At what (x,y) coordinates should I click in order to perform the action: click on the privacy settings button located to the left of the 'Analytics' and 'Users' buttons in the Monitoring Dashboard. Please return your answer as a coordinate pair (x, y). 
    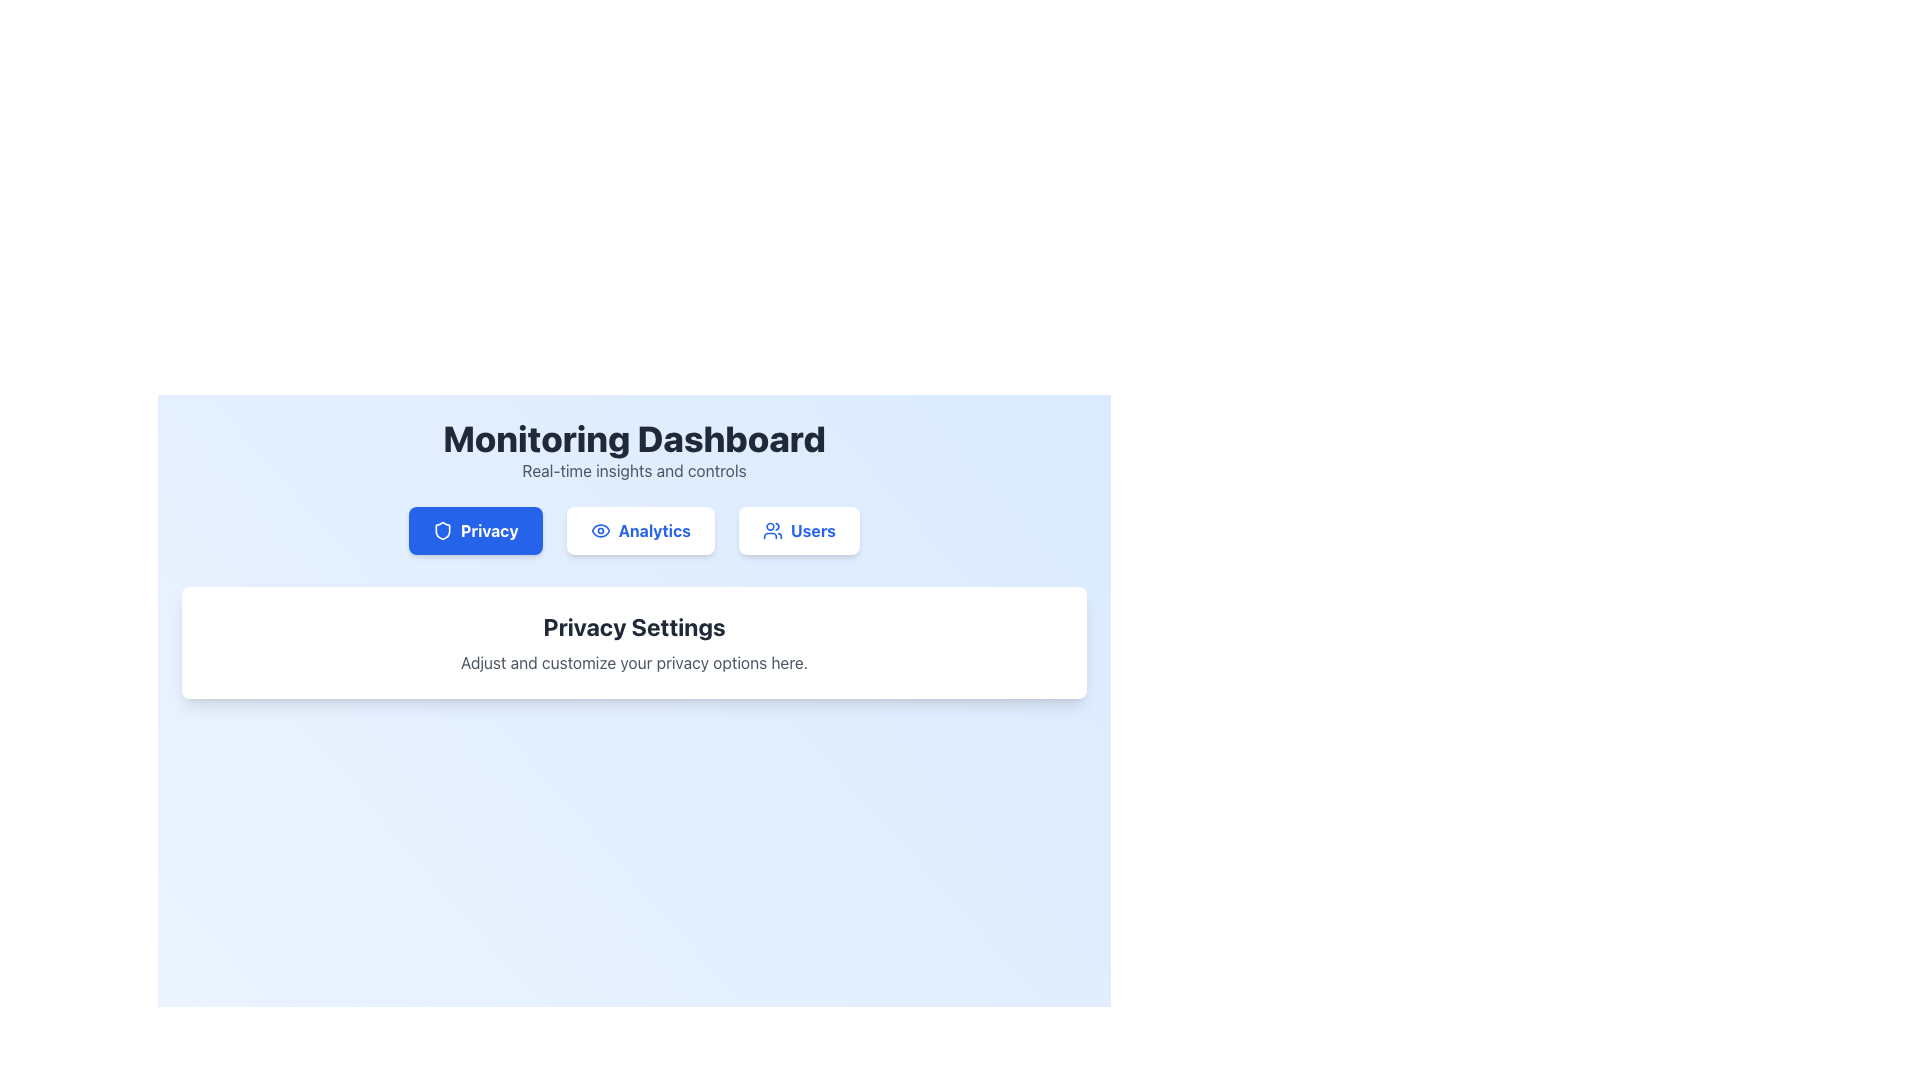
    Looking at the image, I should click on (474, 530).